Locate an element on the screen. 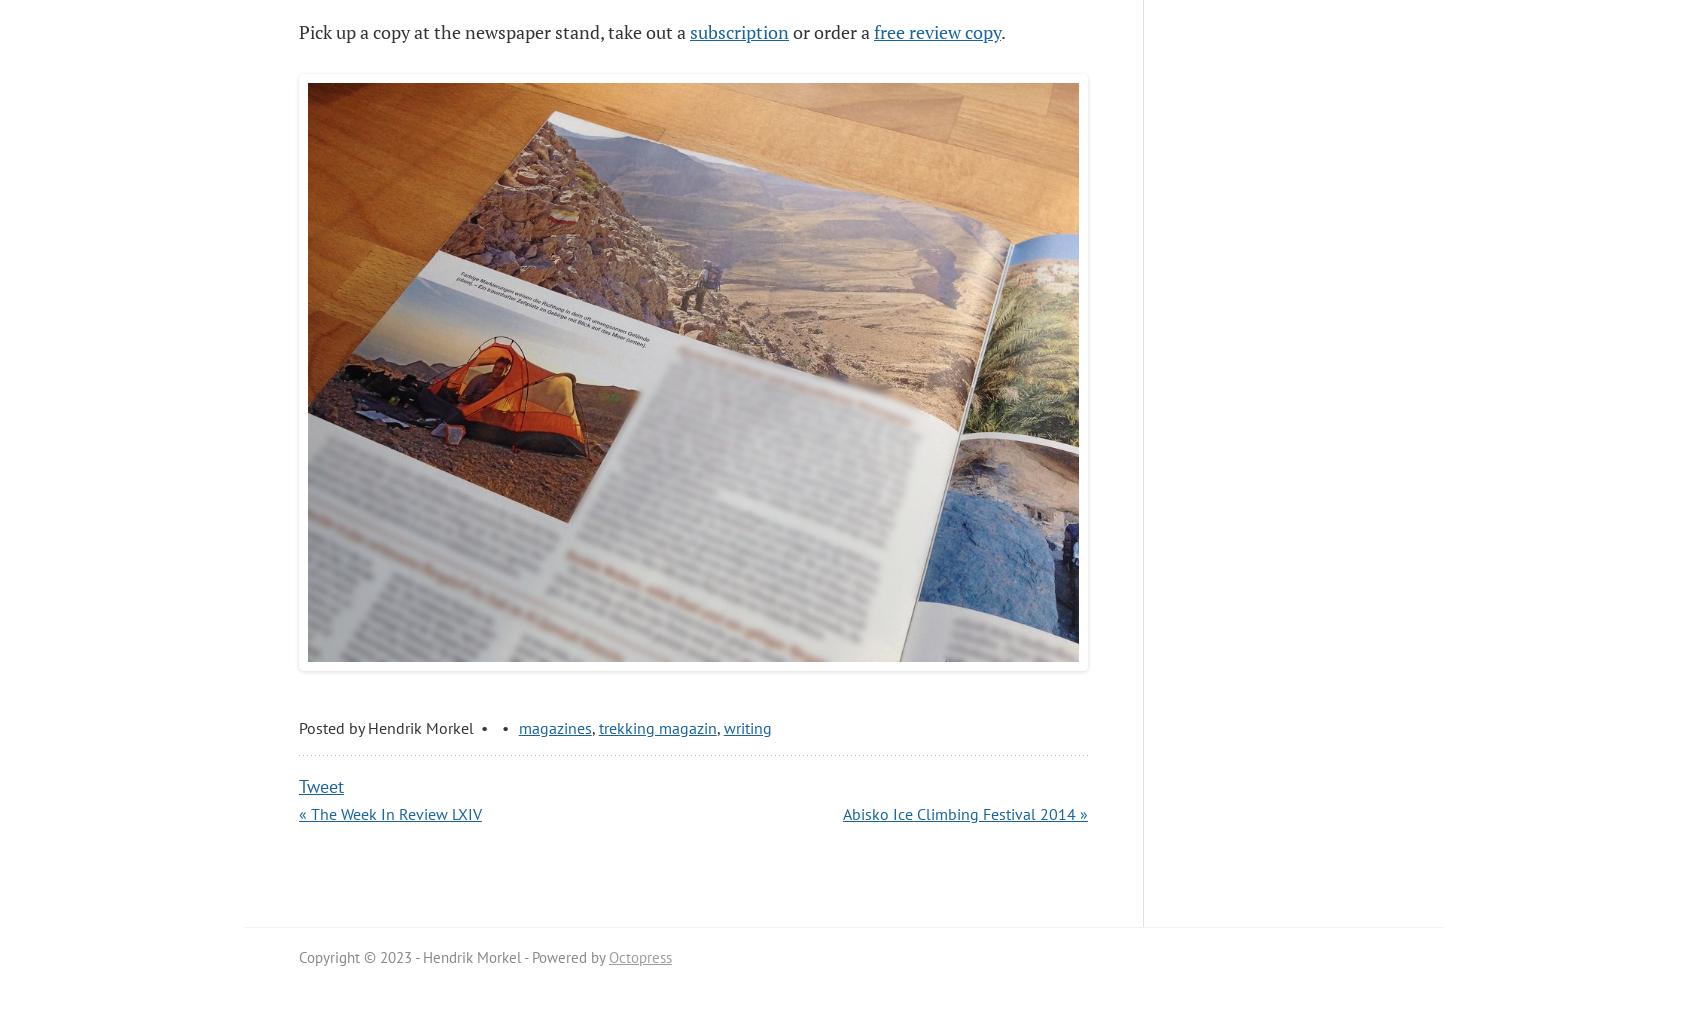  'Pick up a copy at the newspaper stand, take out a' is located at coordinates (493, 32).